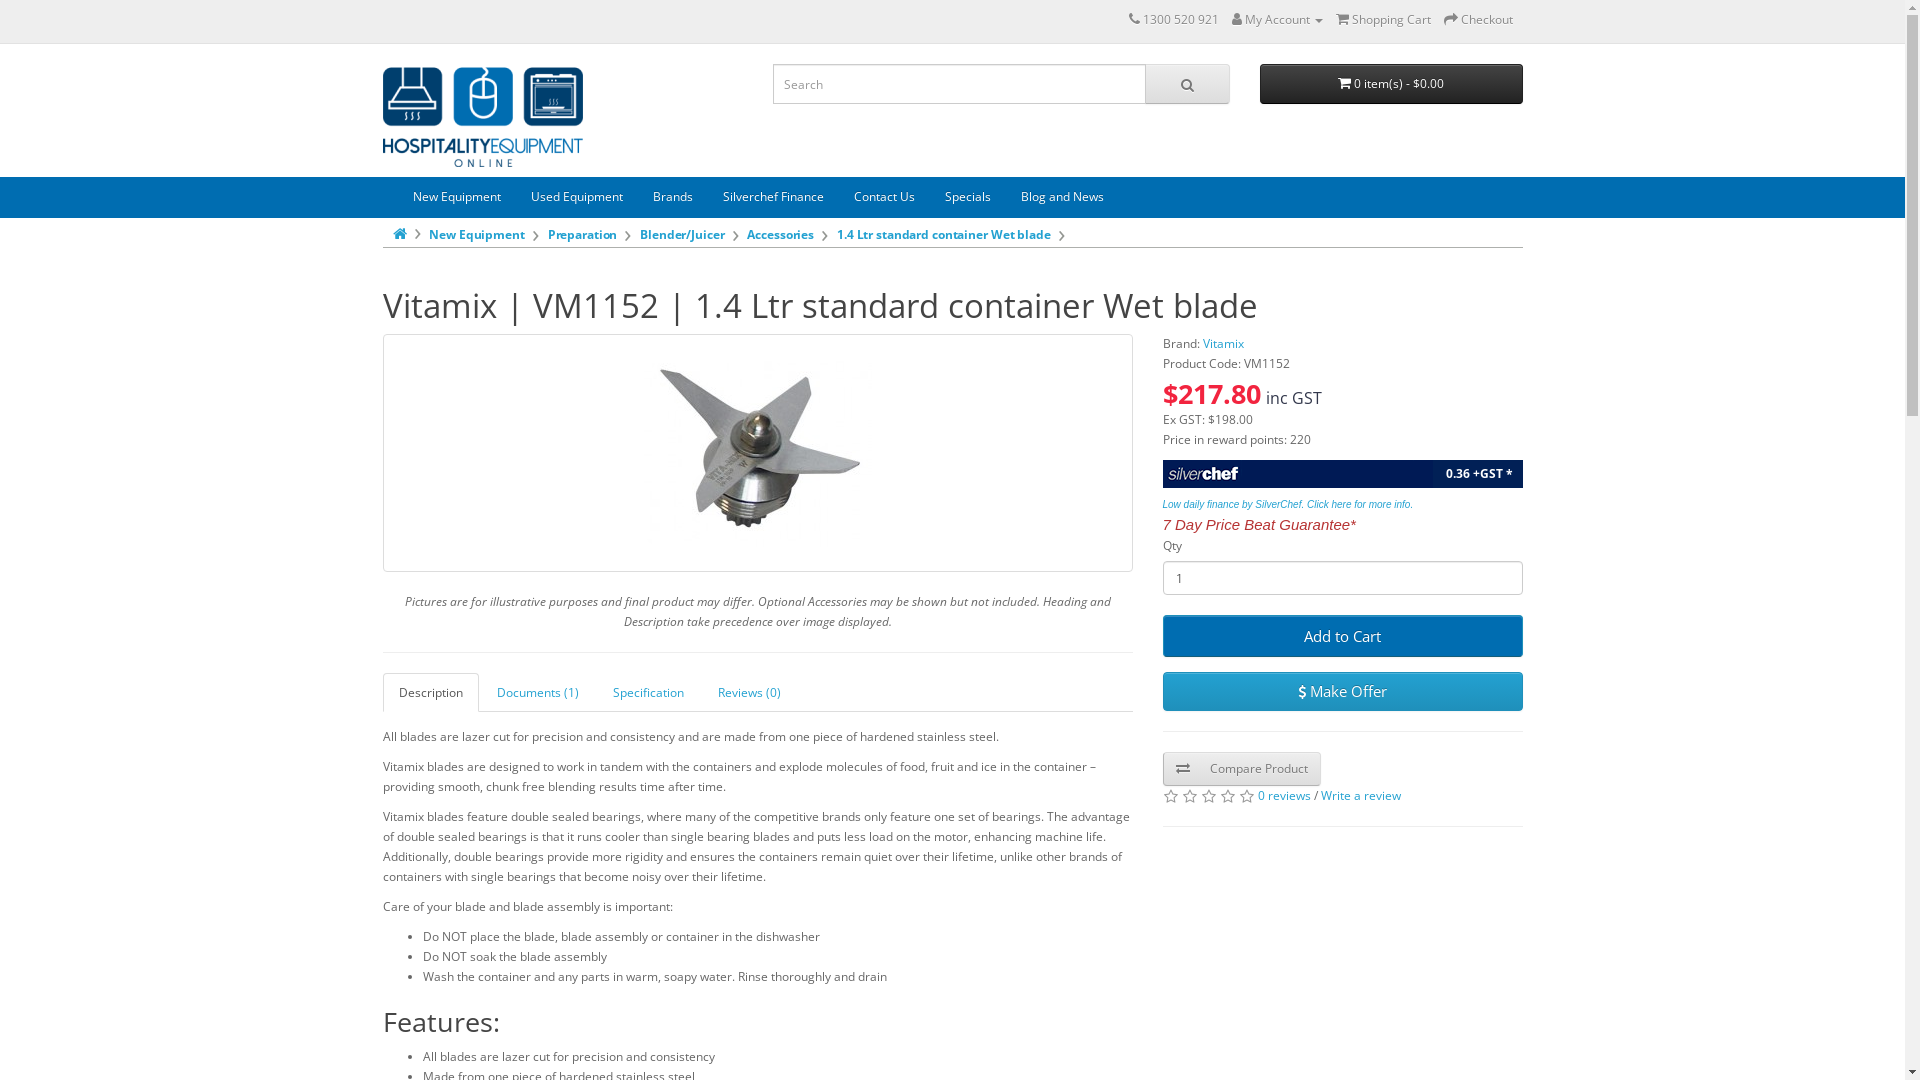  Describe the element at coordinates (1342, 636) in the screenshot. I see `'Add to Cart'` at that location.